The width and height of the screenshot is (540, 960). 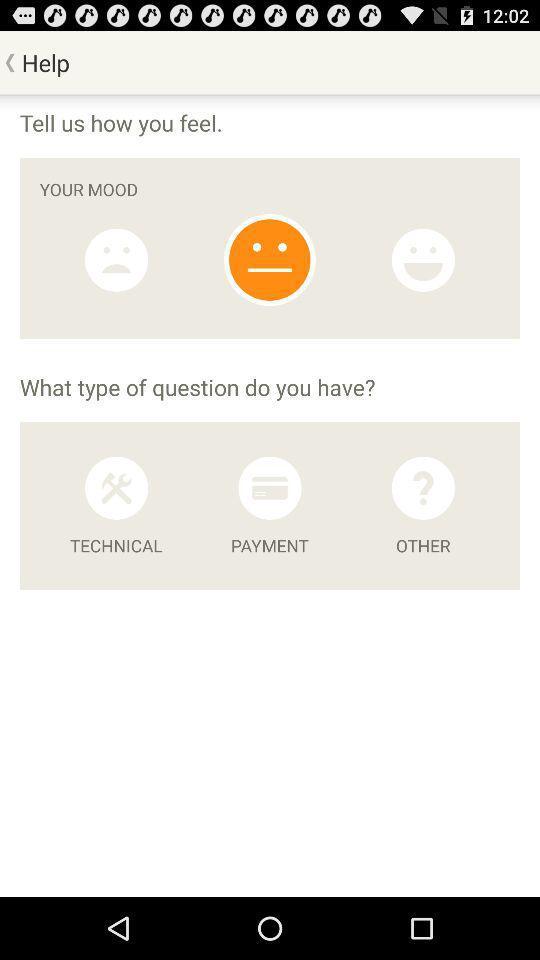 What do you see at coordinates (269, 259) in the screenshot?
I see `neutral satisfaction` at bounding box center [269, 259].